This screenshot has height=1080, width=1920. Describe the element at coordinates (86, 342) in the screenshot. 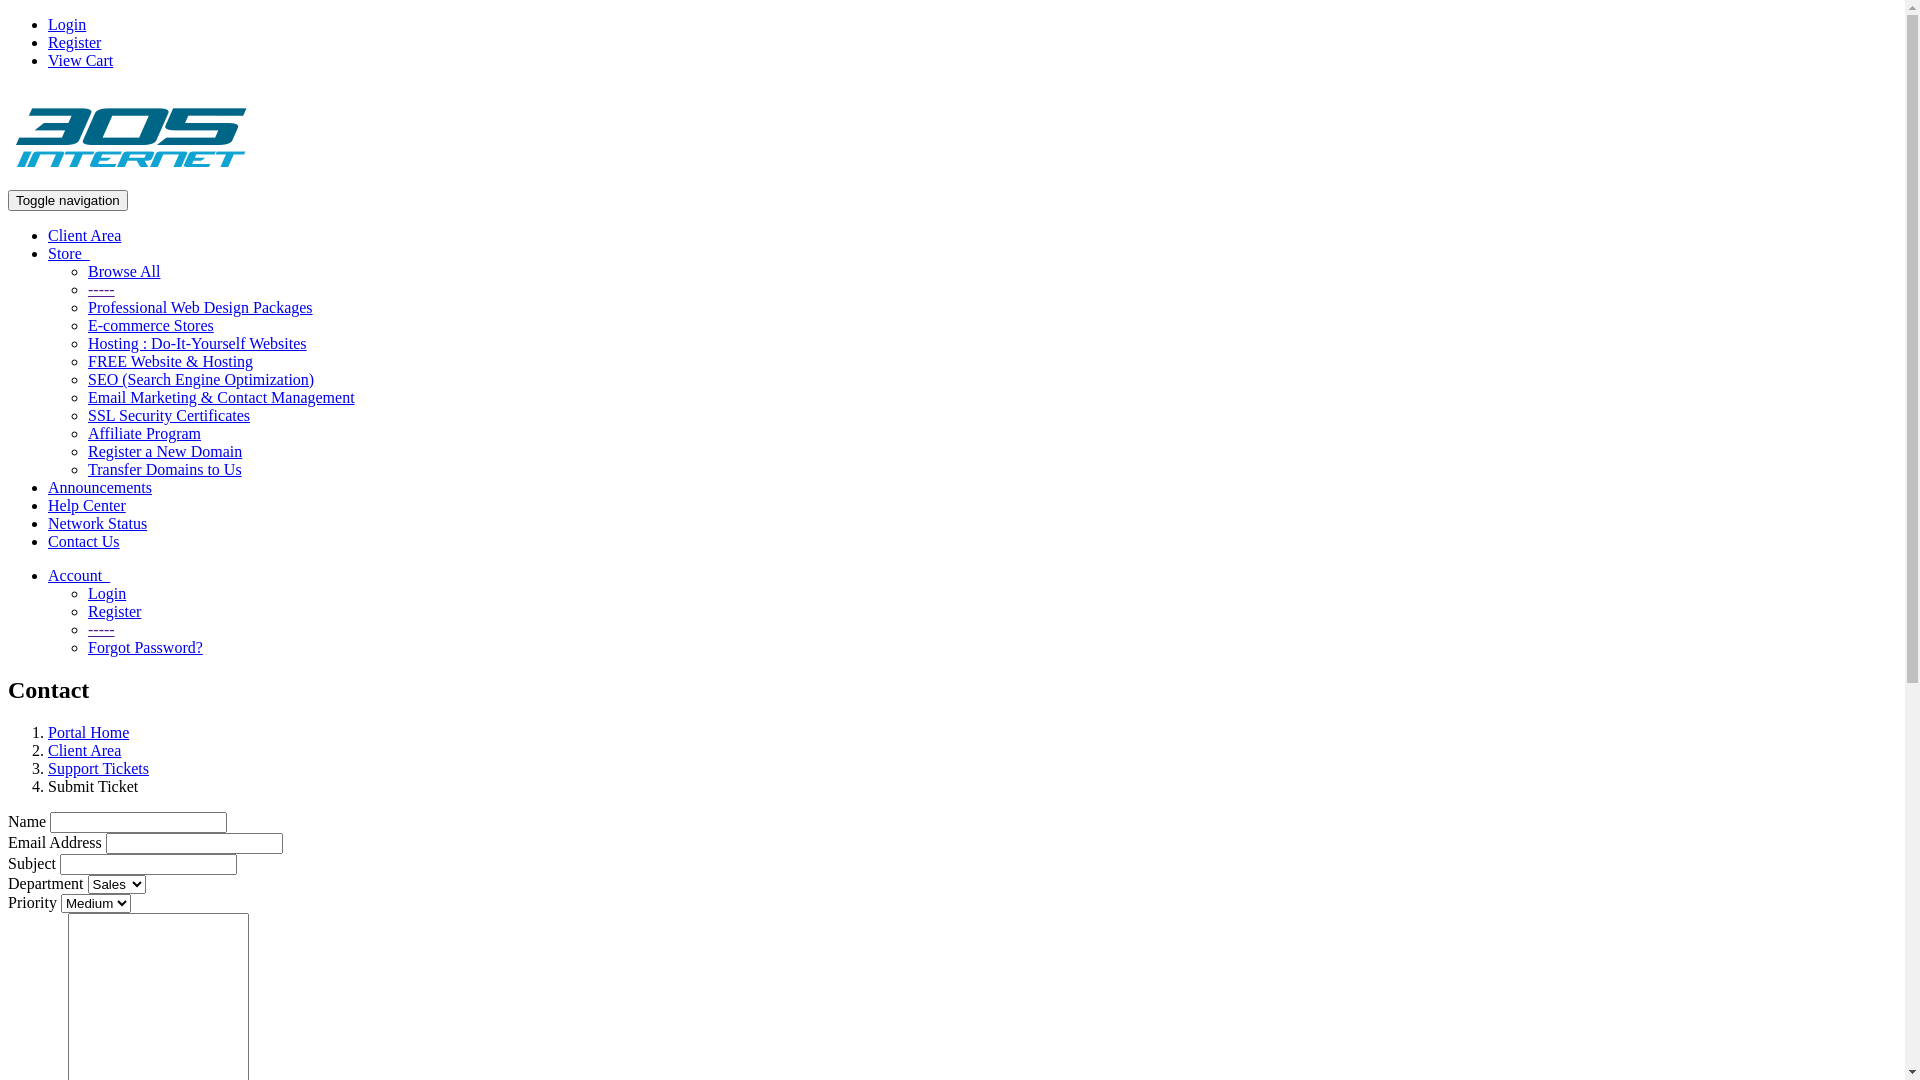

I see `'Hosting : Do-It-Yourself Websites'` at that location.